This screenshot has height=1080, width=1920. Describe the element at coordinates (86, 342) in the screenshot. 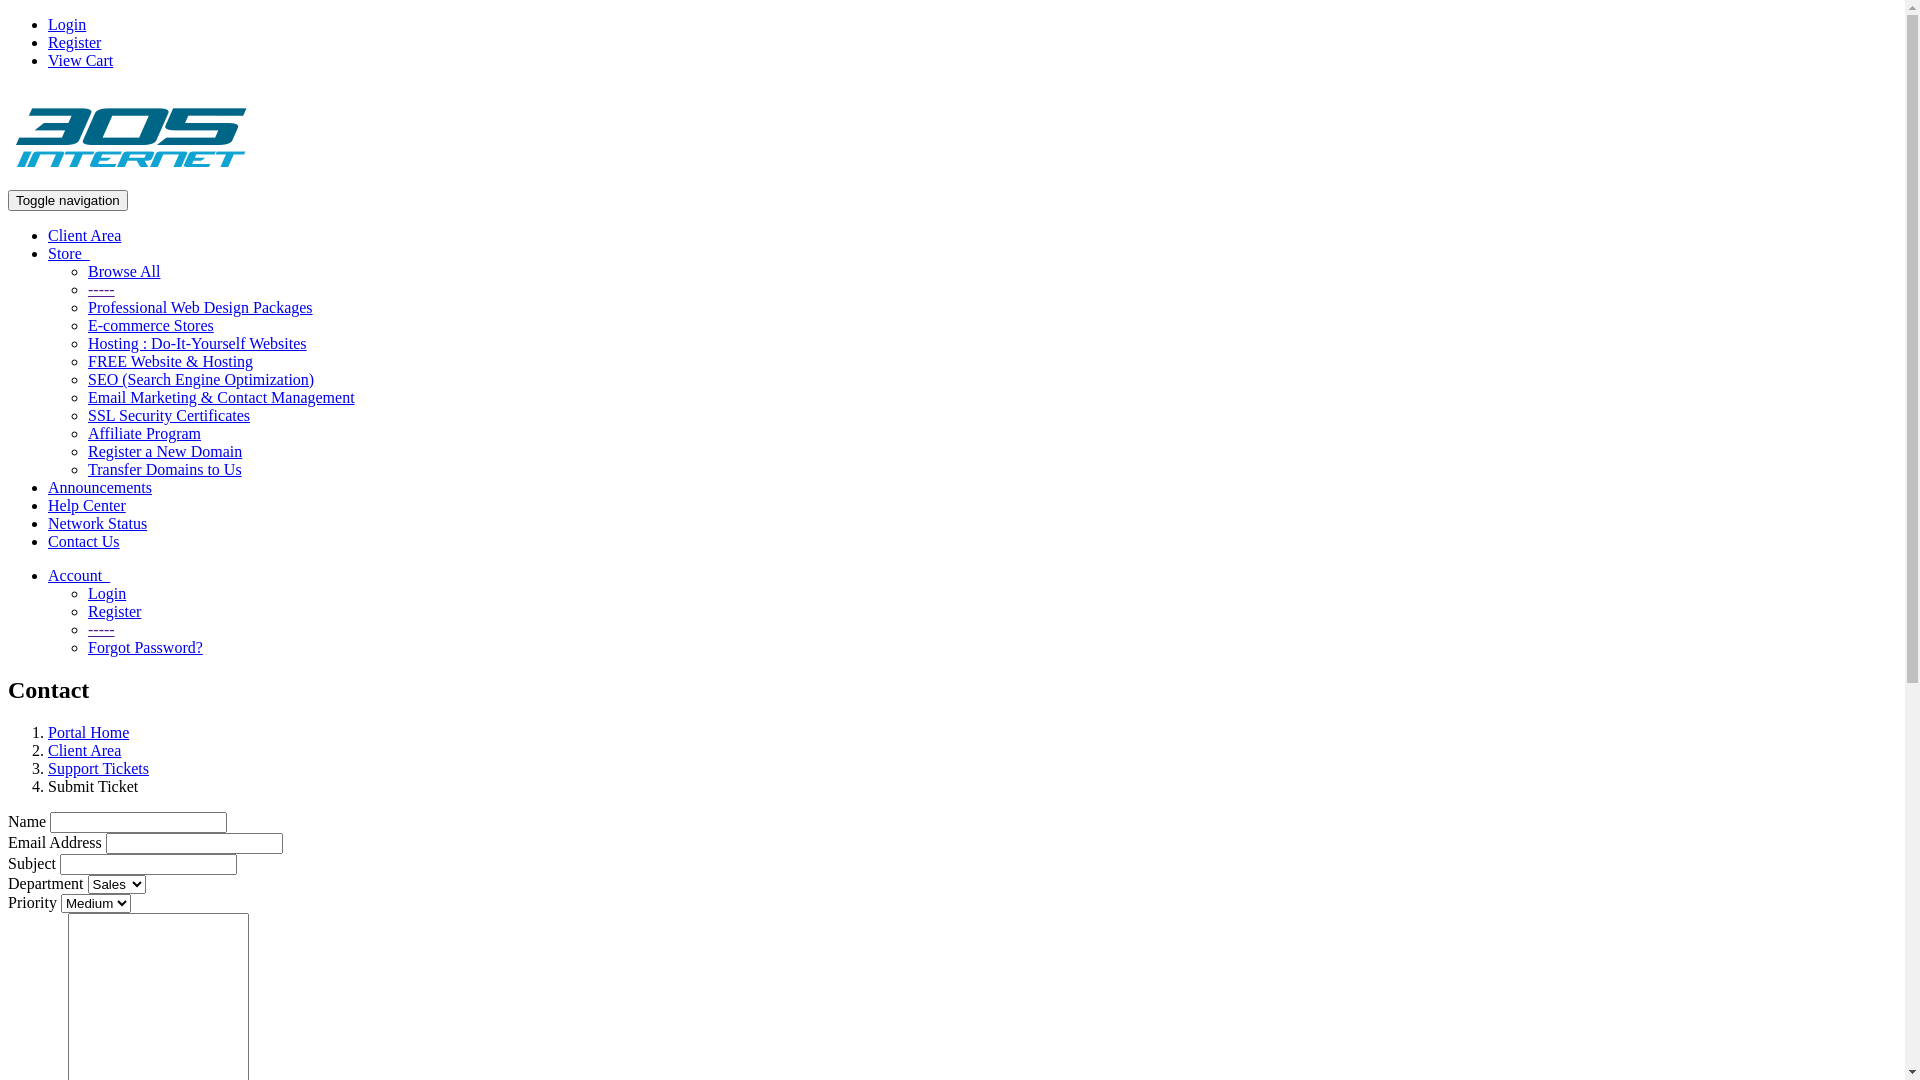

I see `'Hosting : Do-It-Yourself Websites'` at that location.